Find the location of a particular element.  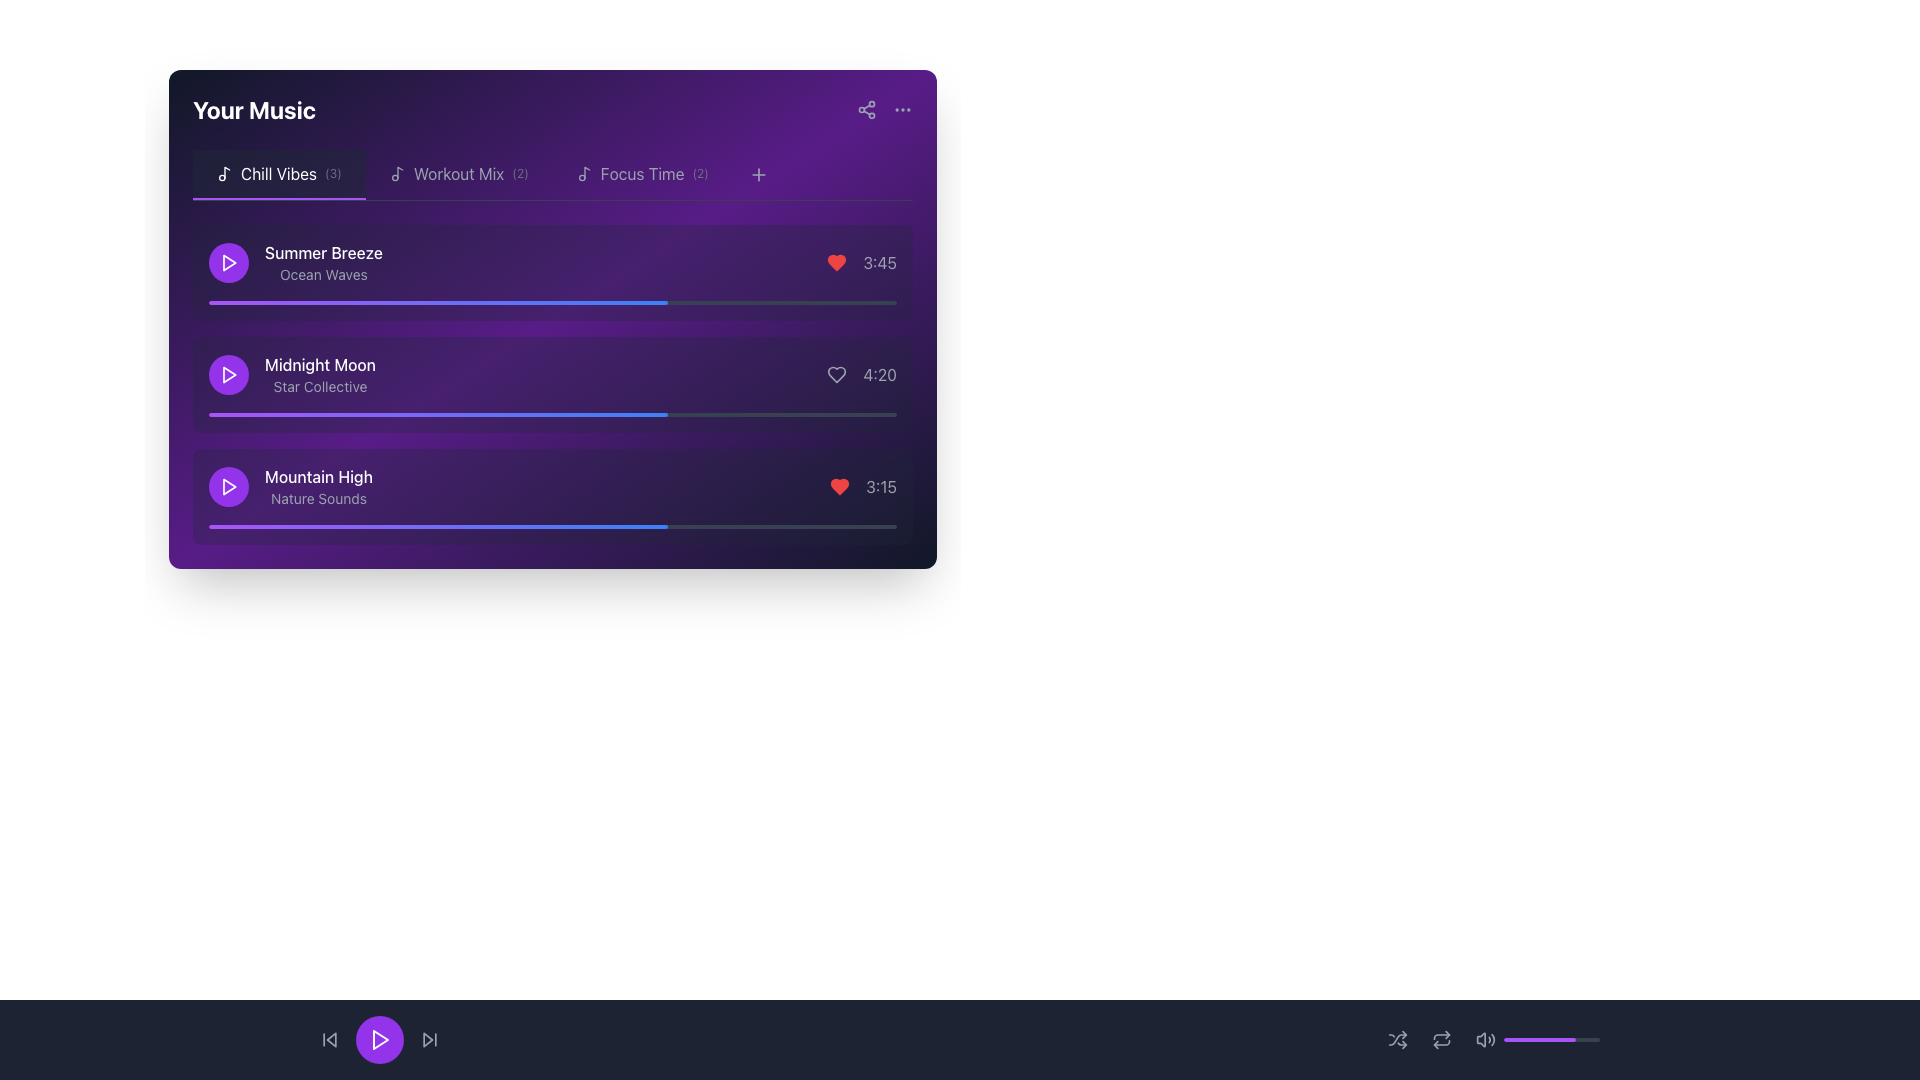

the circular play button with a purple background and white play icon, located to the left of the 'Midnight Moon' song entry is located at coordinates (229, 374).